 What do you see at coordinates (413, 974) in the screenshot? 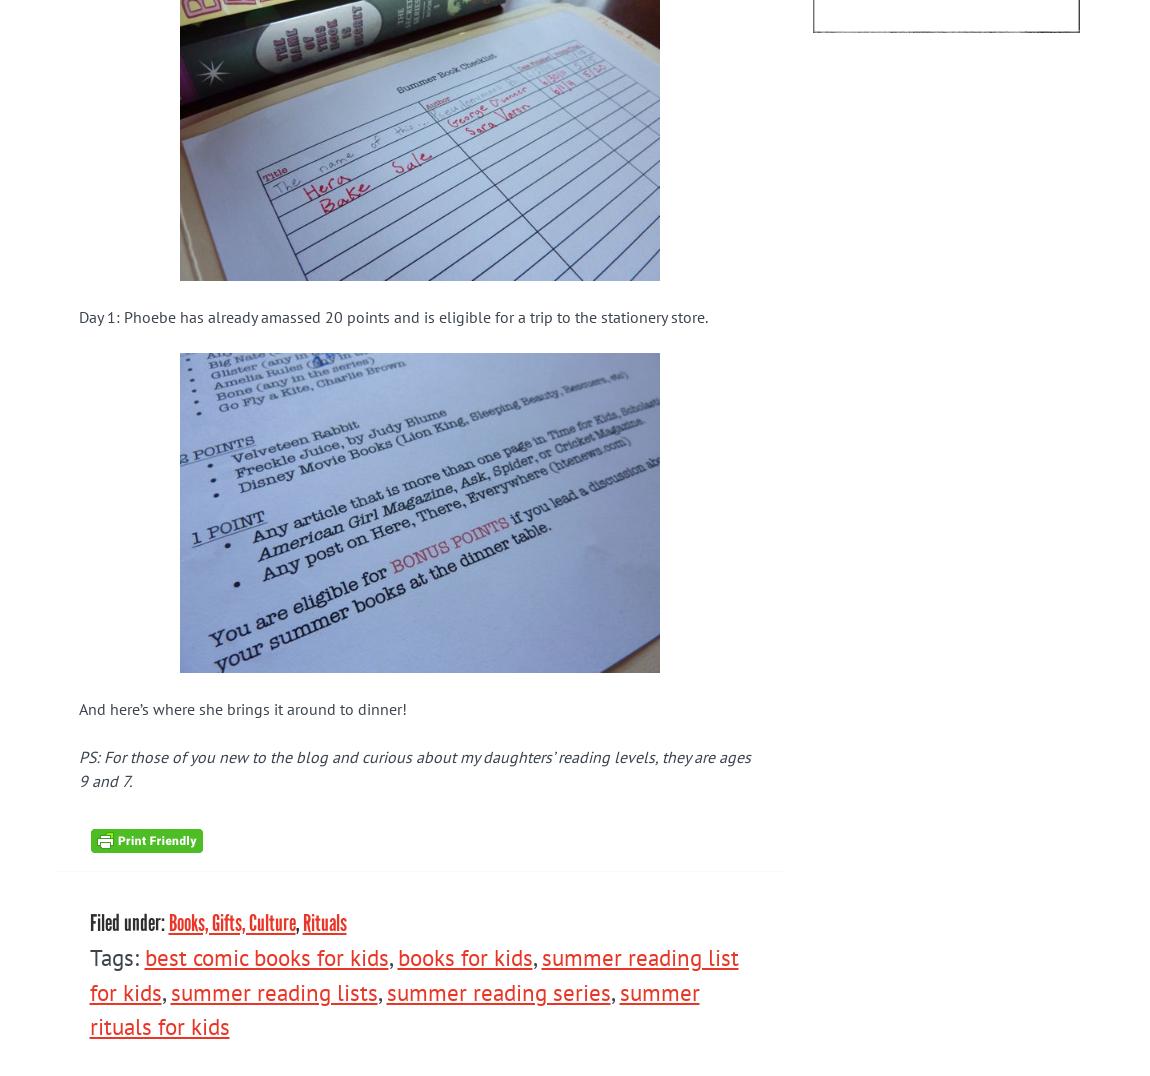
I see `'summer reading list for kids'` at bounding box center [413, 974].